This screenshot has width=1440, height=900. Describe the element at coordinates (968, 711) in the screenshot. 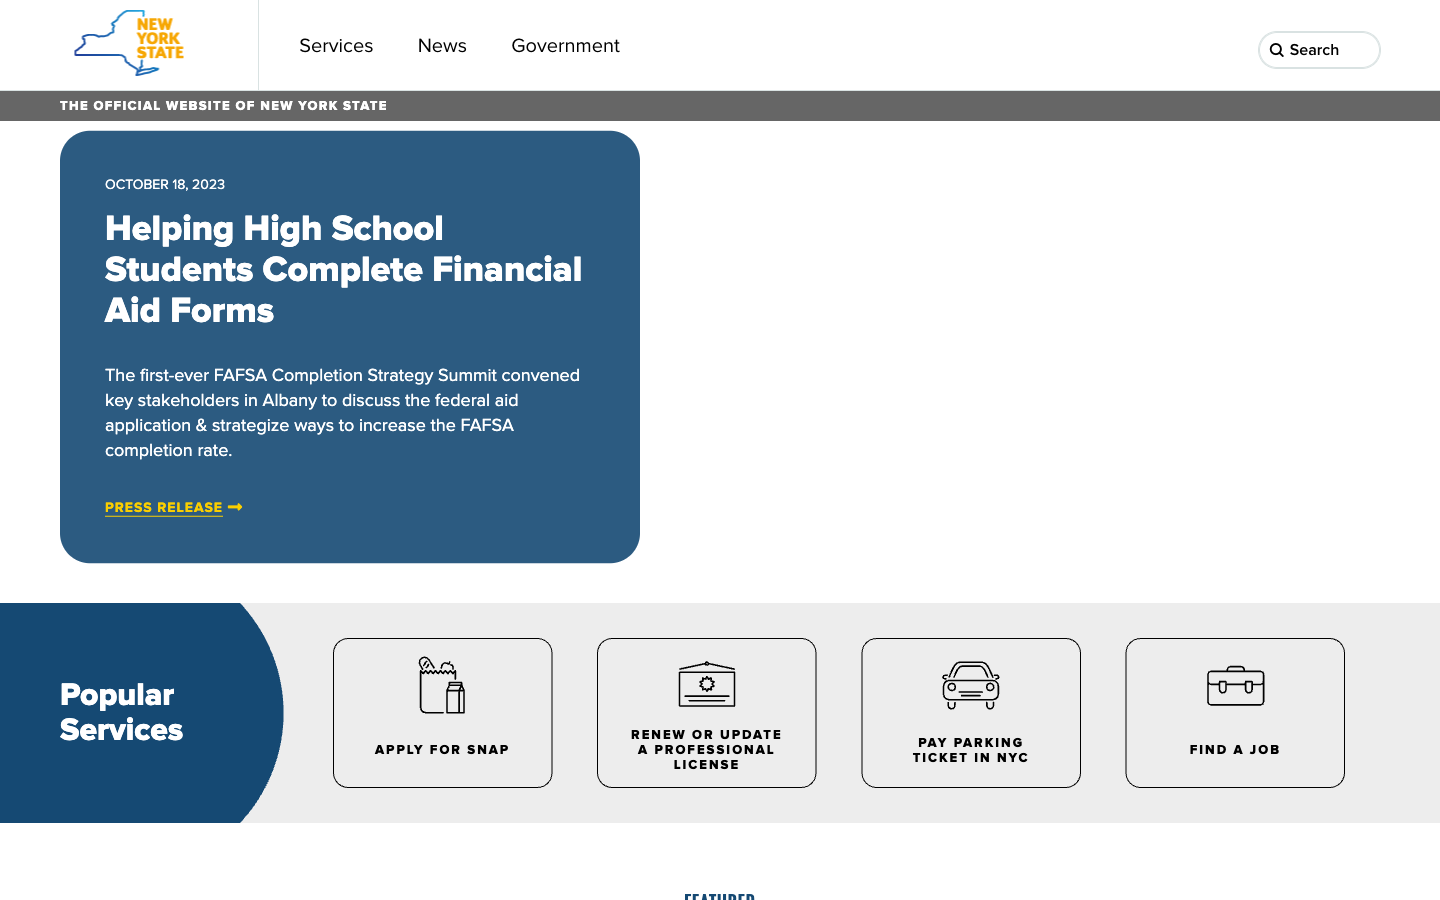

I see `the page to pay parking ticket in NYC from the lower panel` at that location.